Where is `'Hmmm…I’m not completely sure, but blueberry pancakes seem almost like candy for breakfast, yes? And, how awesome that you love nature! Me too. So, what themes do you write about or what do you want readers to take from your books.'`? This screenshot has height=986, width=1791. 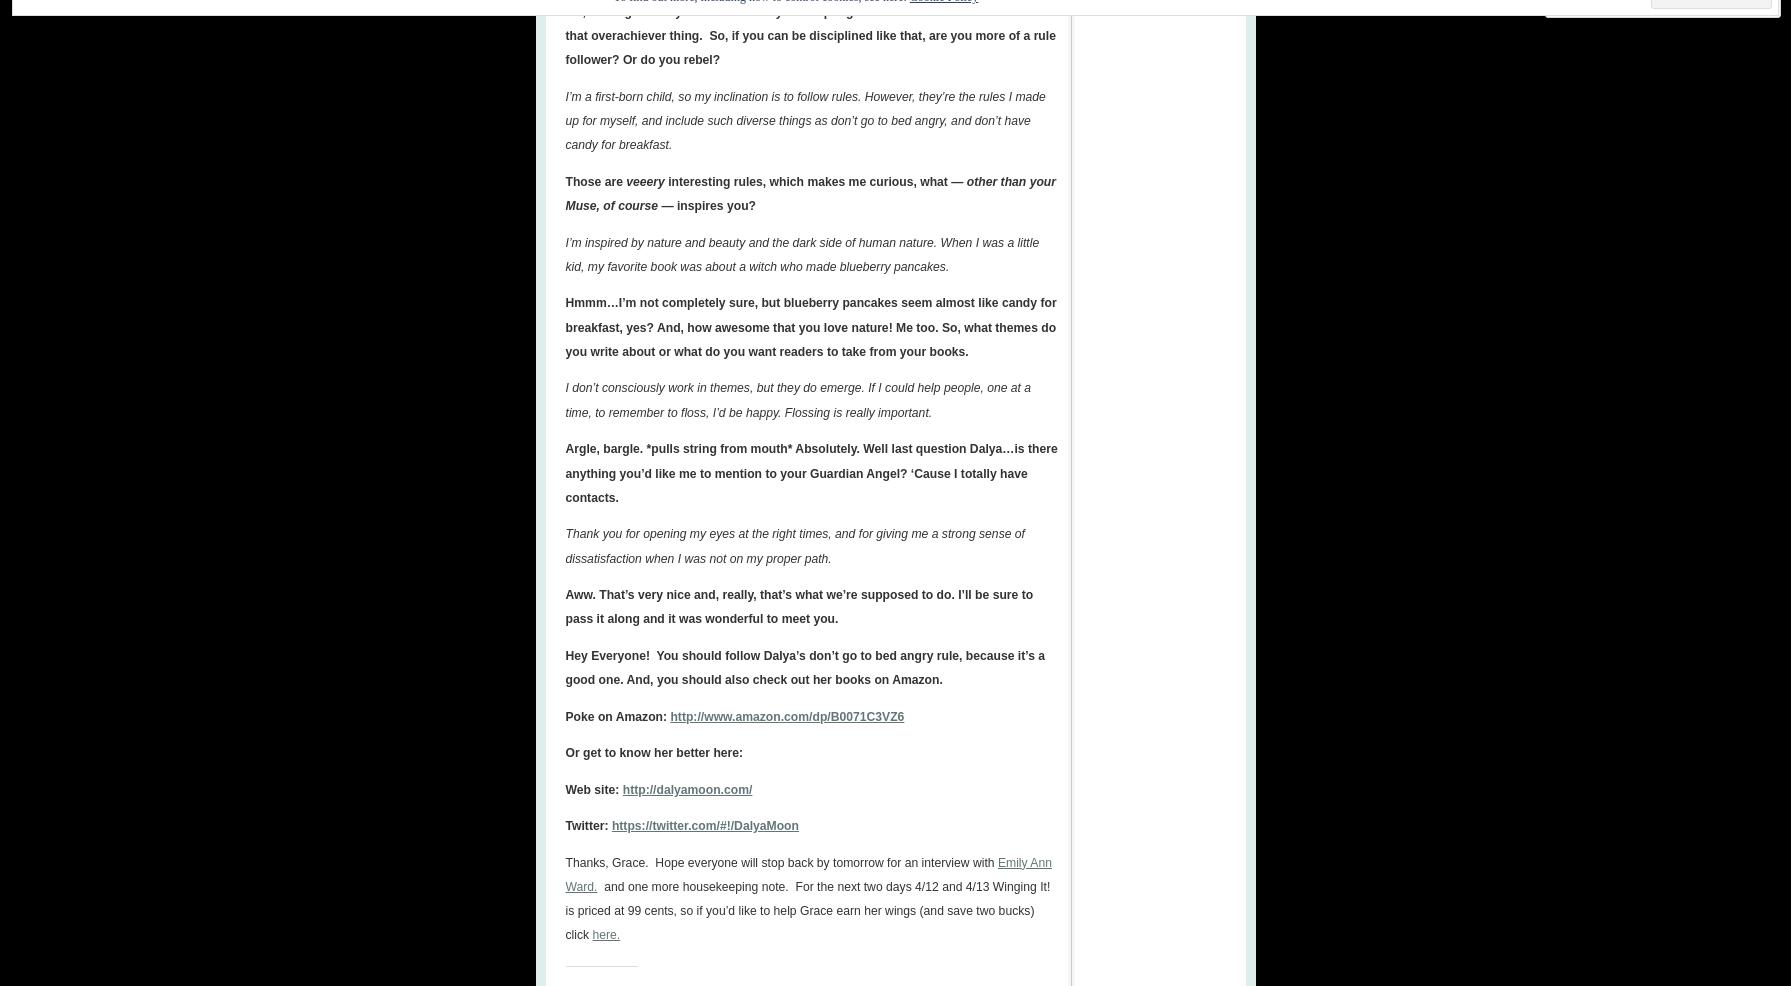
'Hmmm…I’m not completely sure, but blueberry pancakes seem almost like candy for breakfast, yes? And, how awesome that you love nature! Me too. So, what themes do you write about or what do you want readers to take from your books.' is located at coordinates (565, 326).